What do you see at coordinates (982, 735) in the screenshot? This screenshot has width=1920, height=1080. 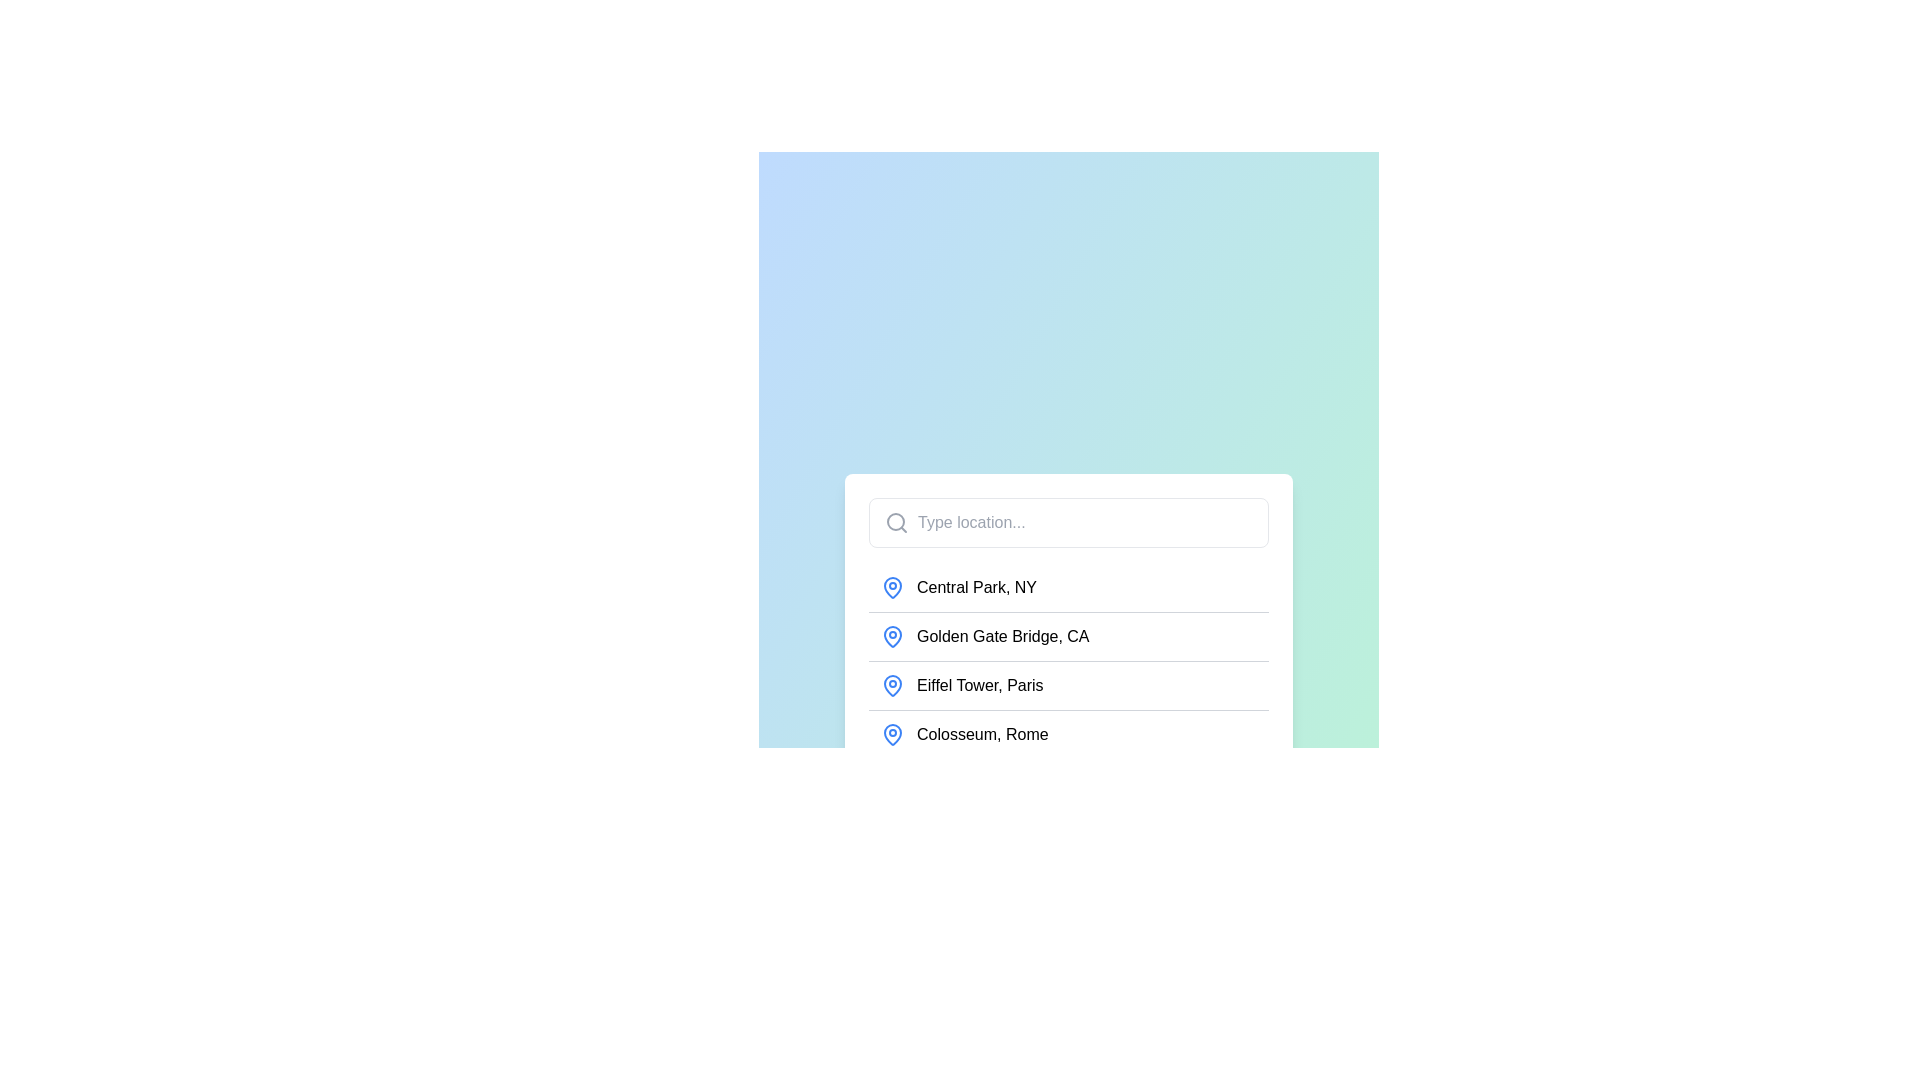 I see `the text label displaying 'Colosseum, Rome' which is the fourth entry in the vertical list of destination labels, marked by a blue map pin icon to its left` at bounding box center [982, 735].